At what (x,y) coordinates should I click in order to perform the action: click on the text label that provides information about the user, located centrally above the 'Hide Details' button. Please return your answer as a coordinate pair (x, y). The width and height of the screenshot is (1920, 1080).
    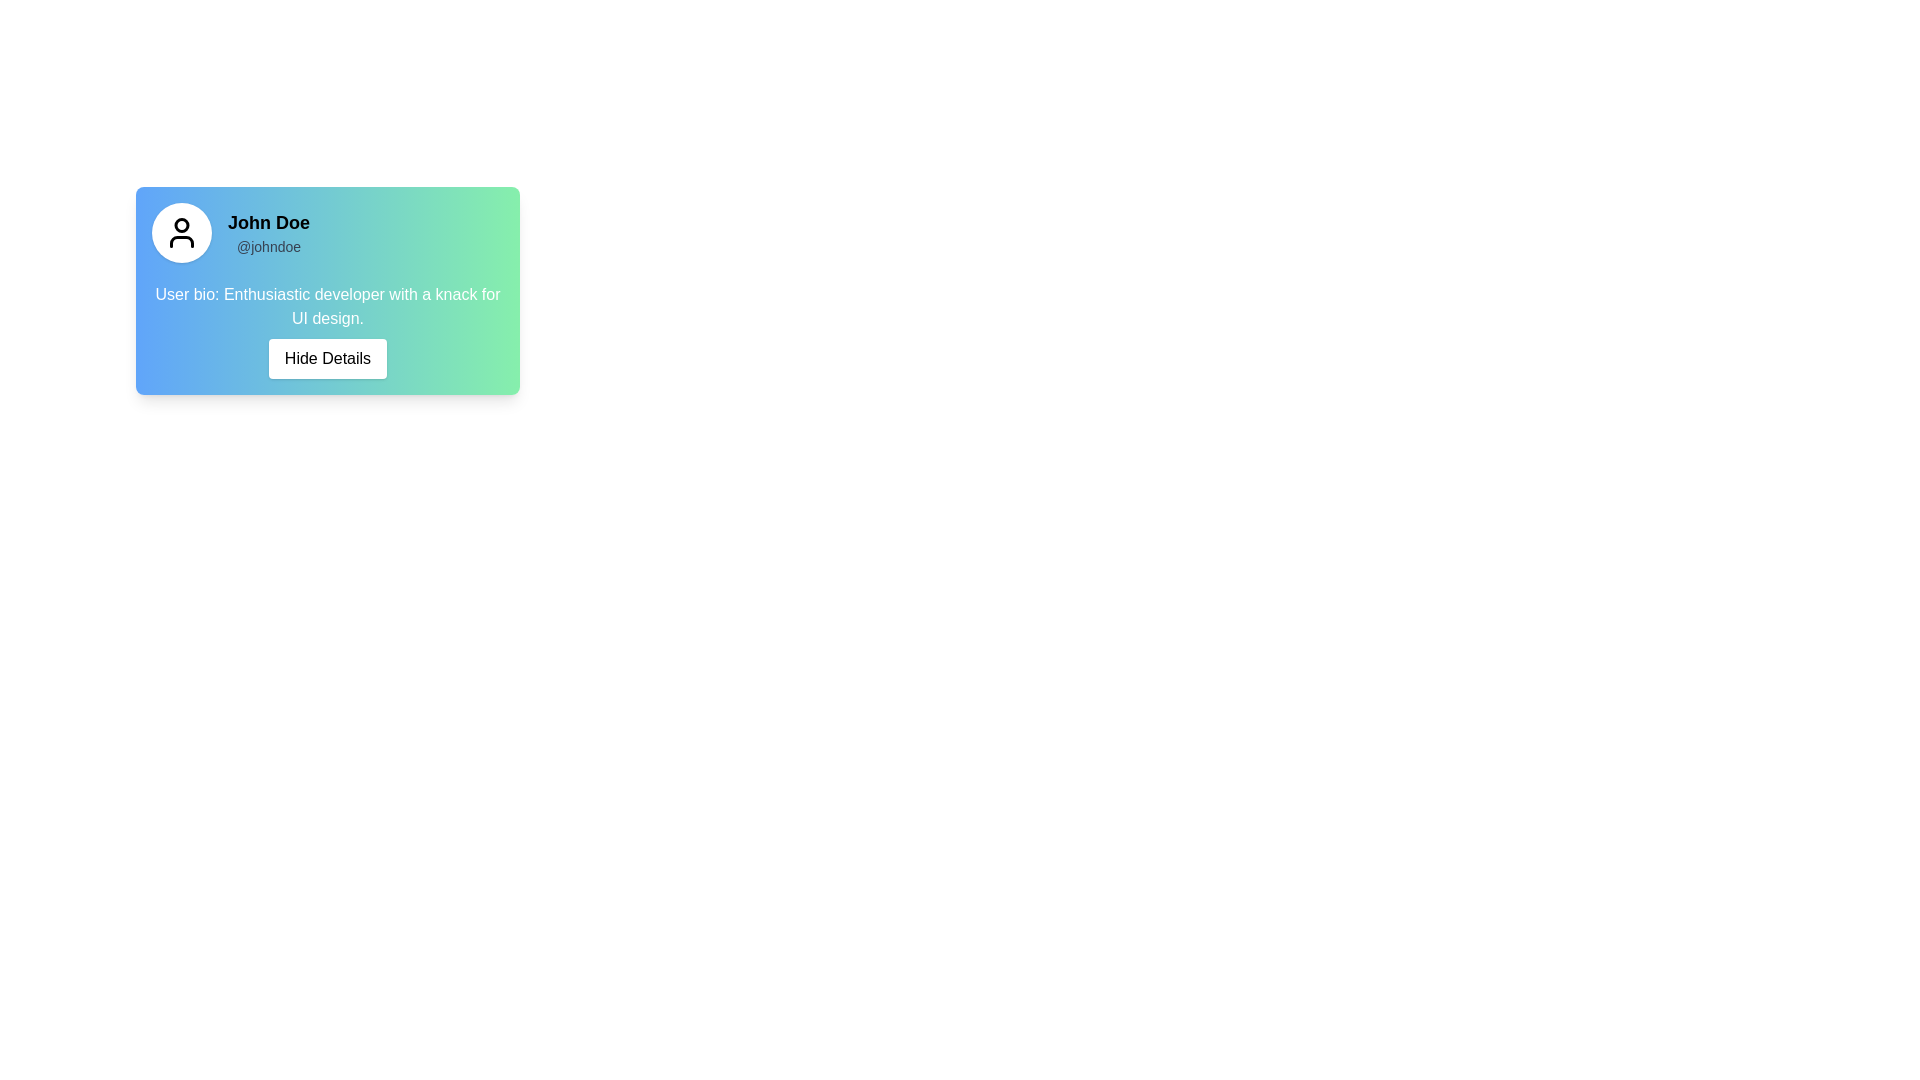
    Looking at the image, I should click on (327, 307).